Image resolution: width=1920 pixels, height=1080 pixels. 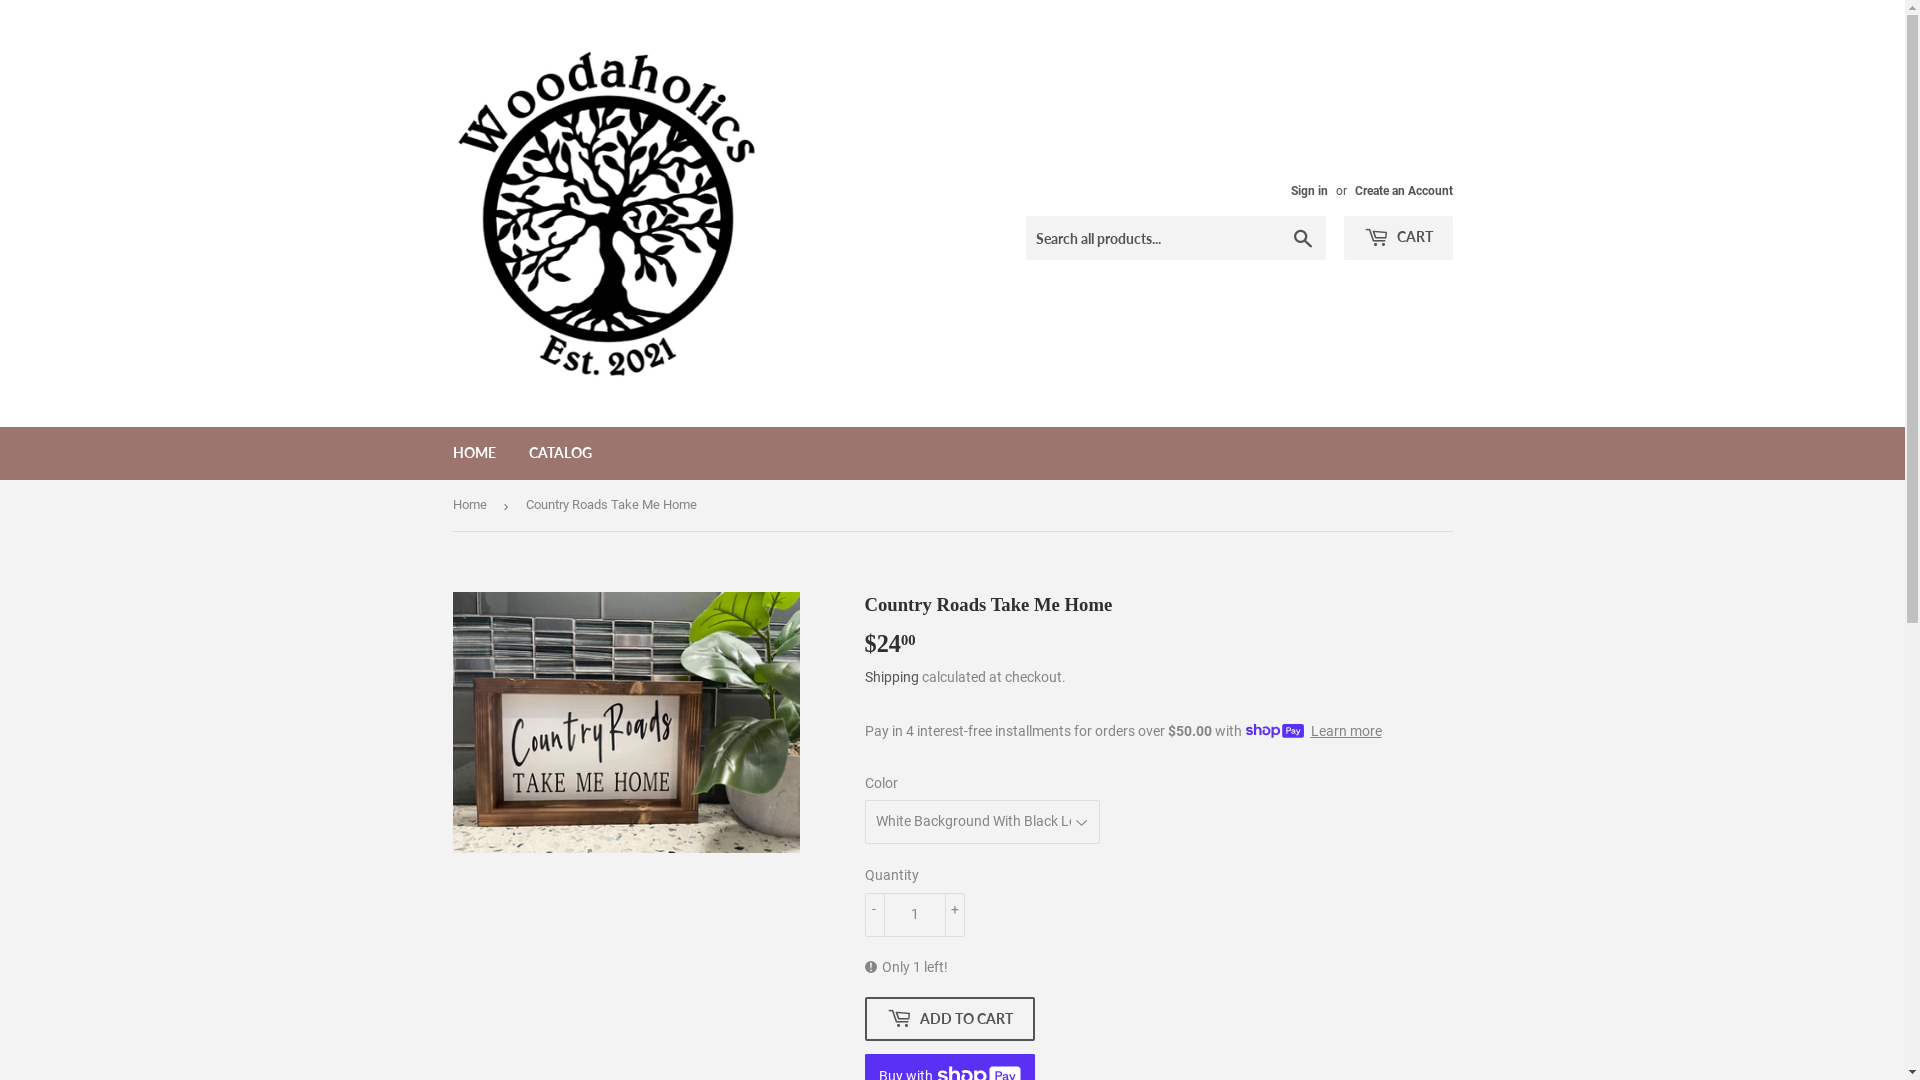 I want to click on 'Create an Account', so click(x=1401, y=191).